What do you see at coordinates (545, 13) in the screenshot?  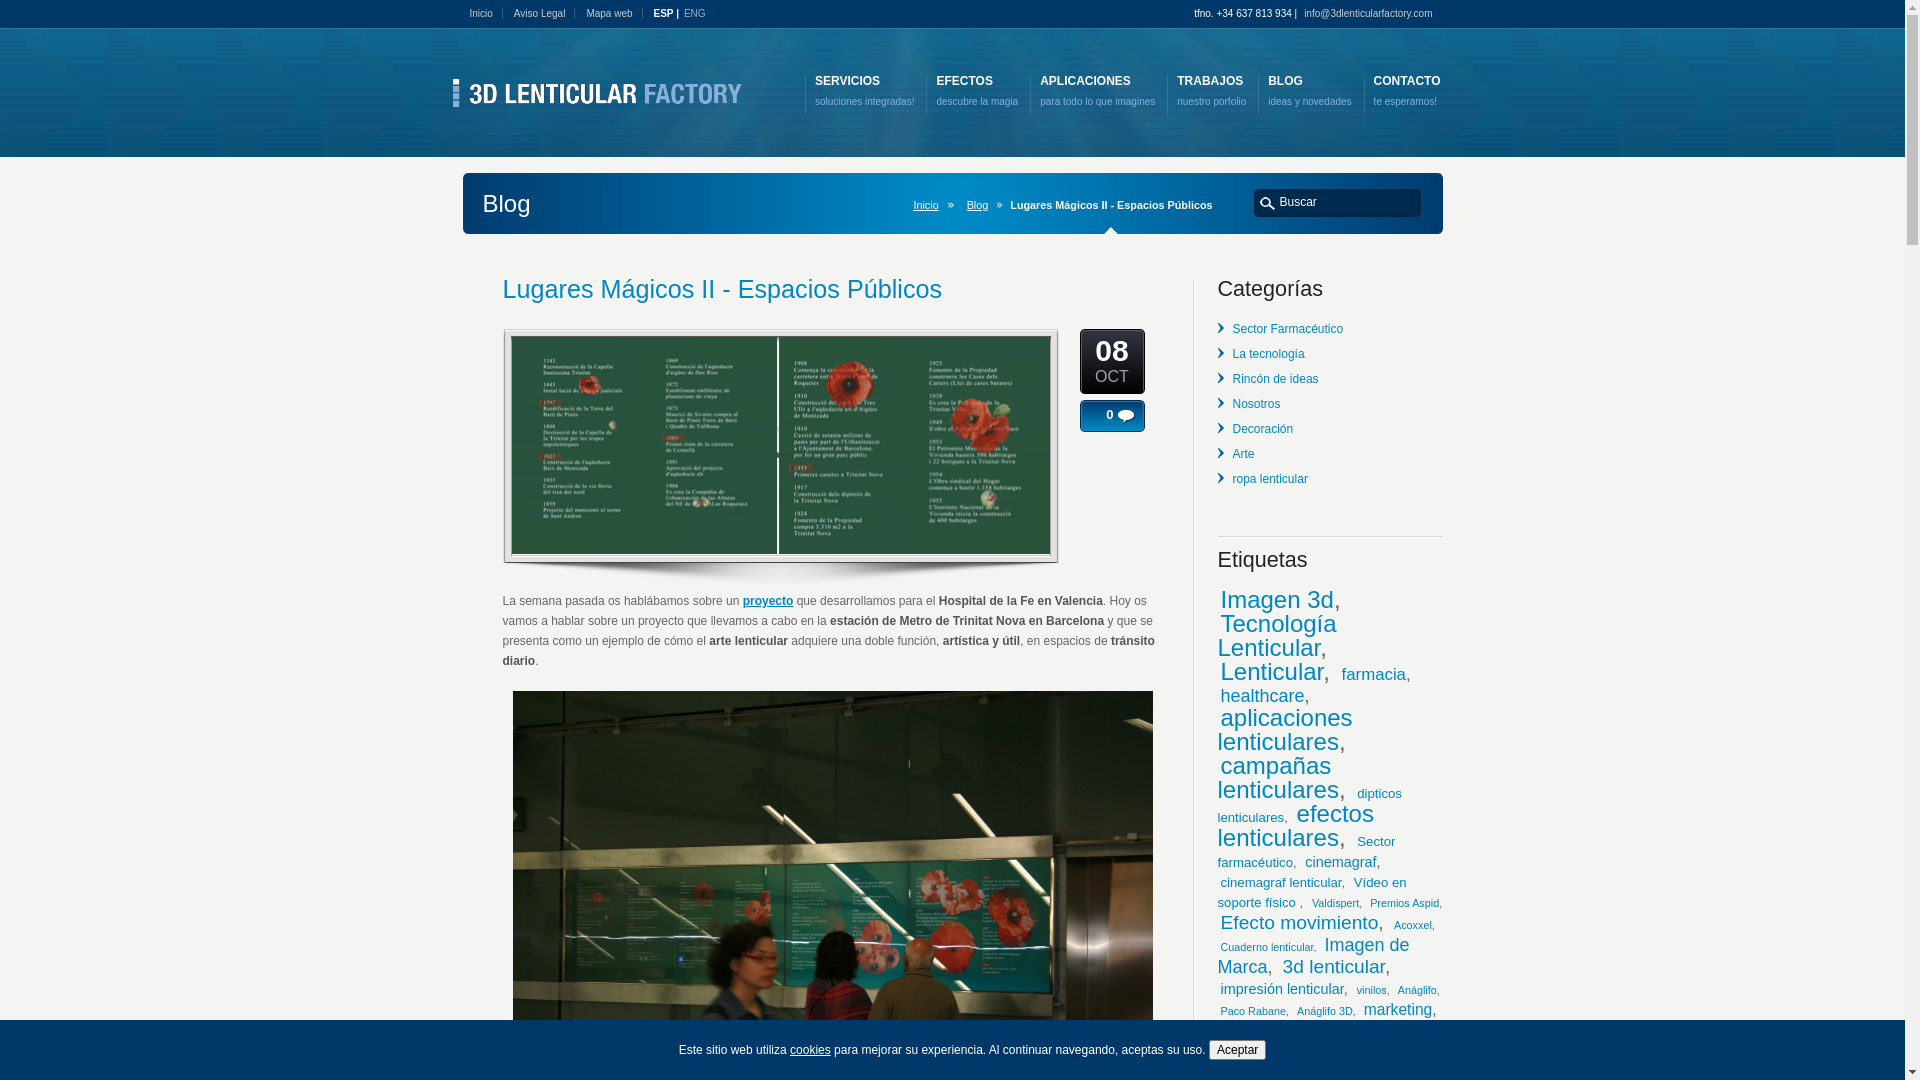 I see `'Aviso Legal'` at bounding box center [545, 13].